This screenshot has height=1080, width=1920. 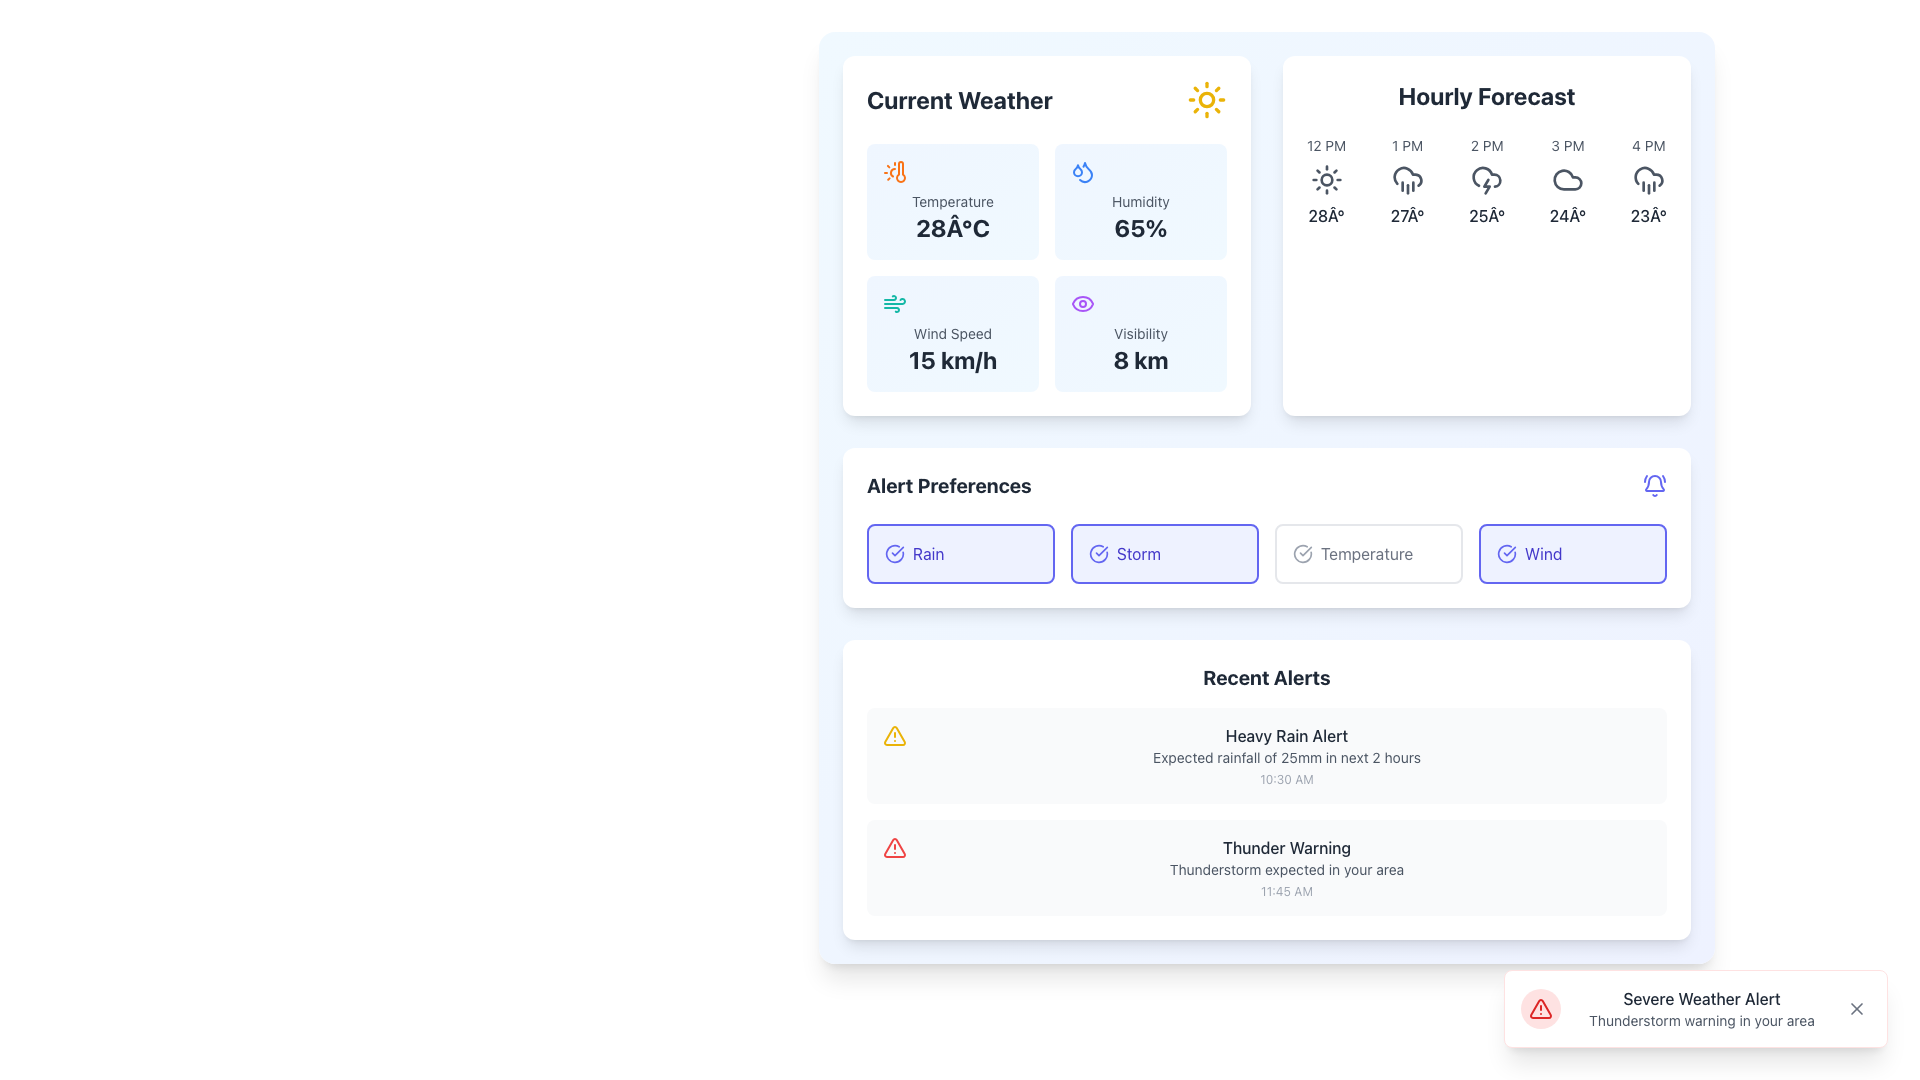 I want to click on the Text Label that provides details about the severe weather alert related to thunderstorms, located in the lower section of the alert dialog box, so click(x=1701, y=1021).